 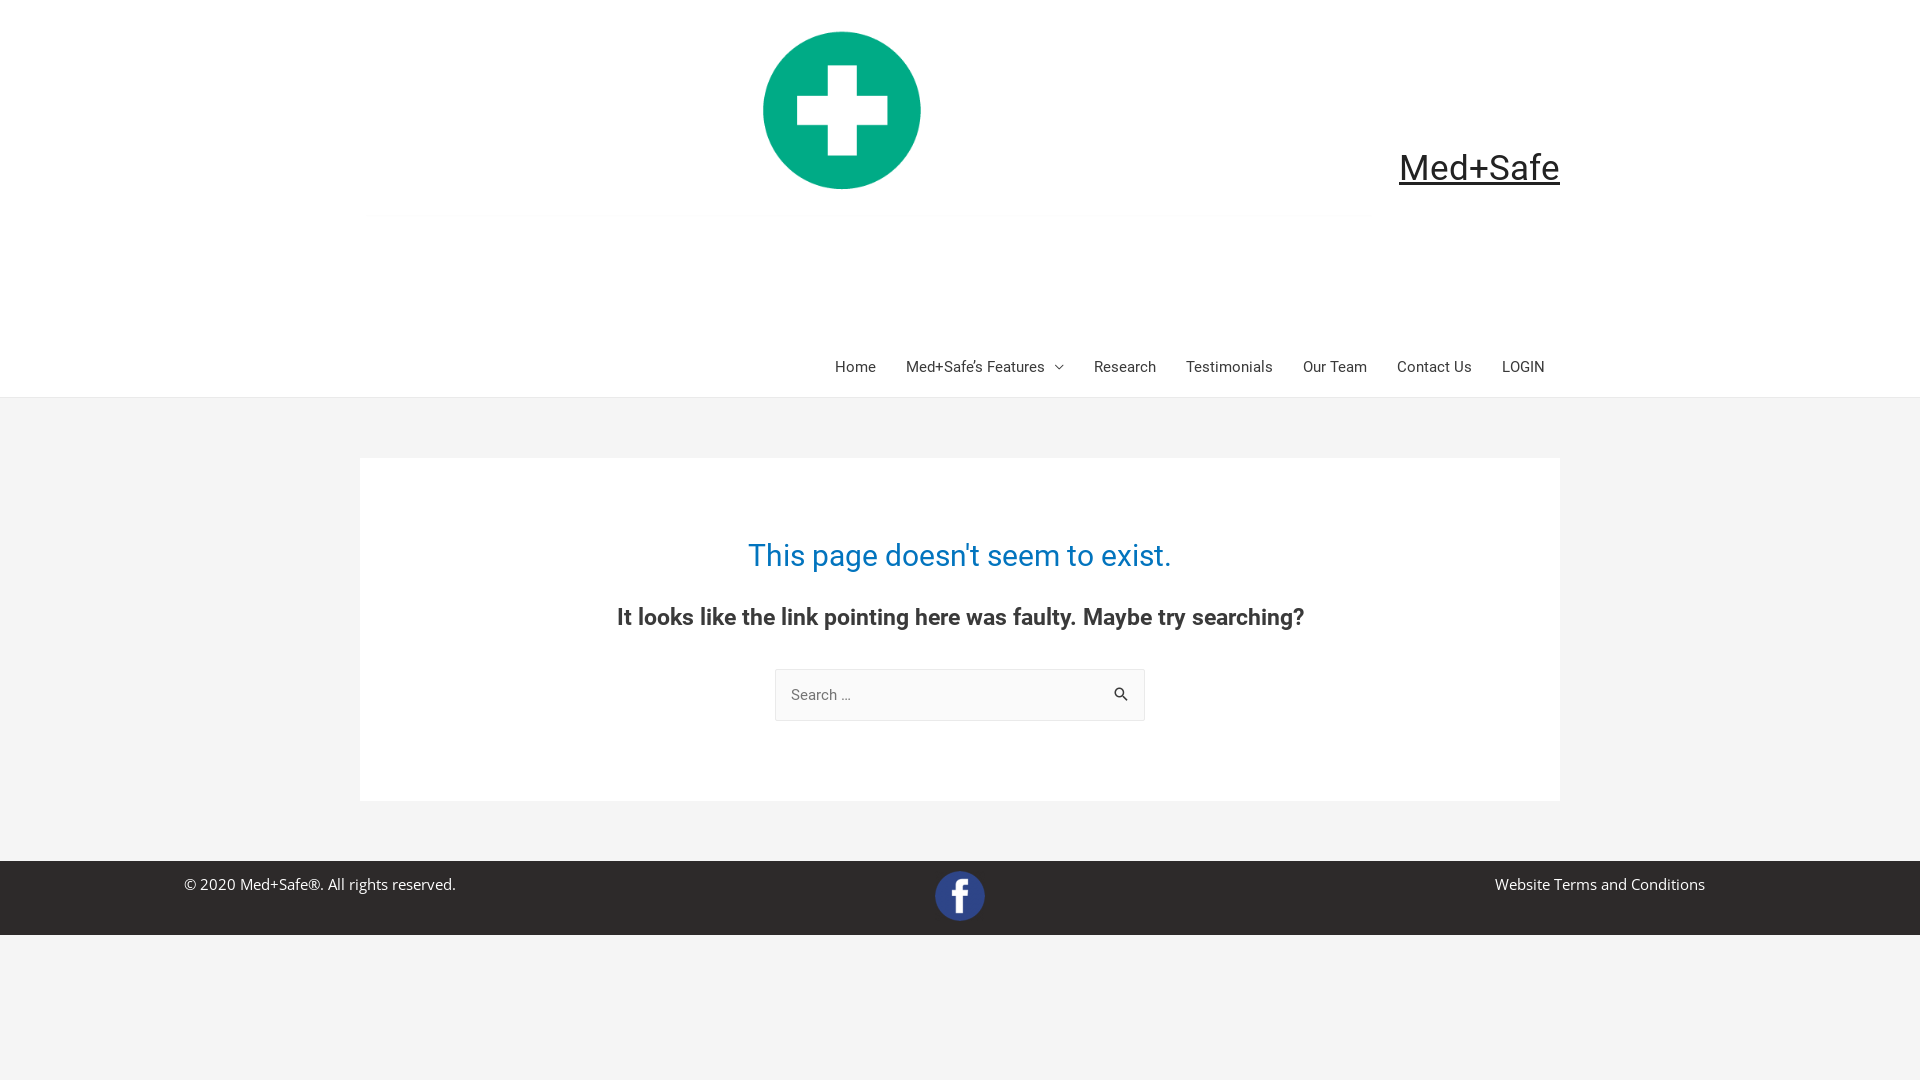 What do you see at coordinates (1334, 366) in the screenshot?
I see `'Our Team'` at bounding box center [1334, 366].